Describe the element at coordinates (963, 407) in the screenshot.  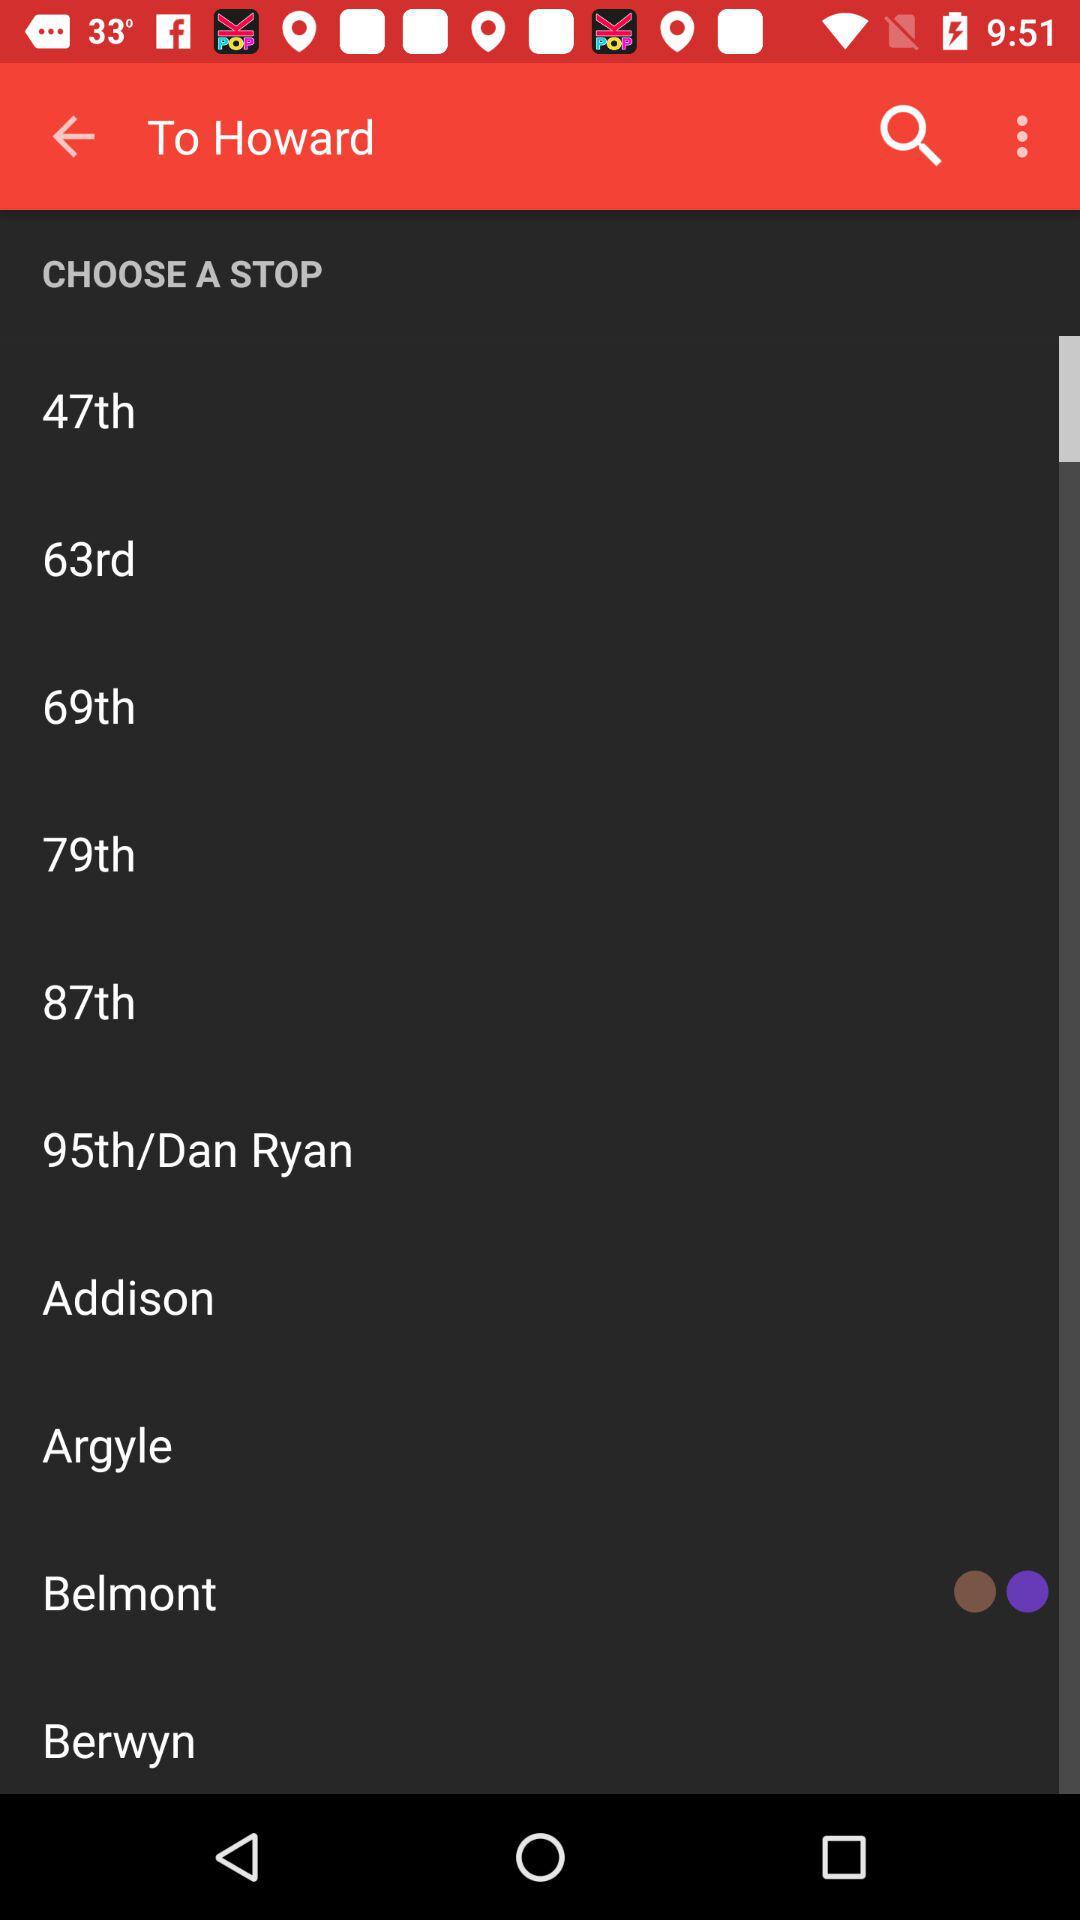
I see `stop` at that location.